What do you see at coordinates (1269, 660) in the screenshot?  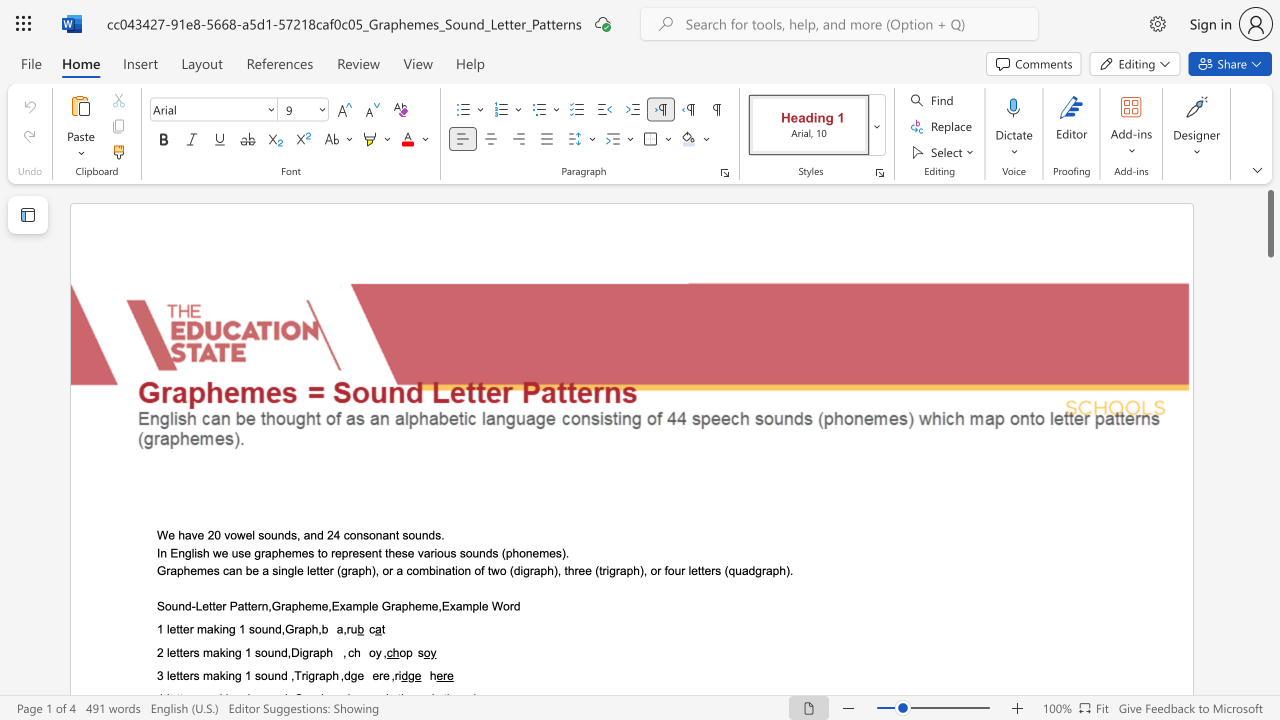 I see `the scrollbar to scroll downward` at bounding box center [1269, 660].